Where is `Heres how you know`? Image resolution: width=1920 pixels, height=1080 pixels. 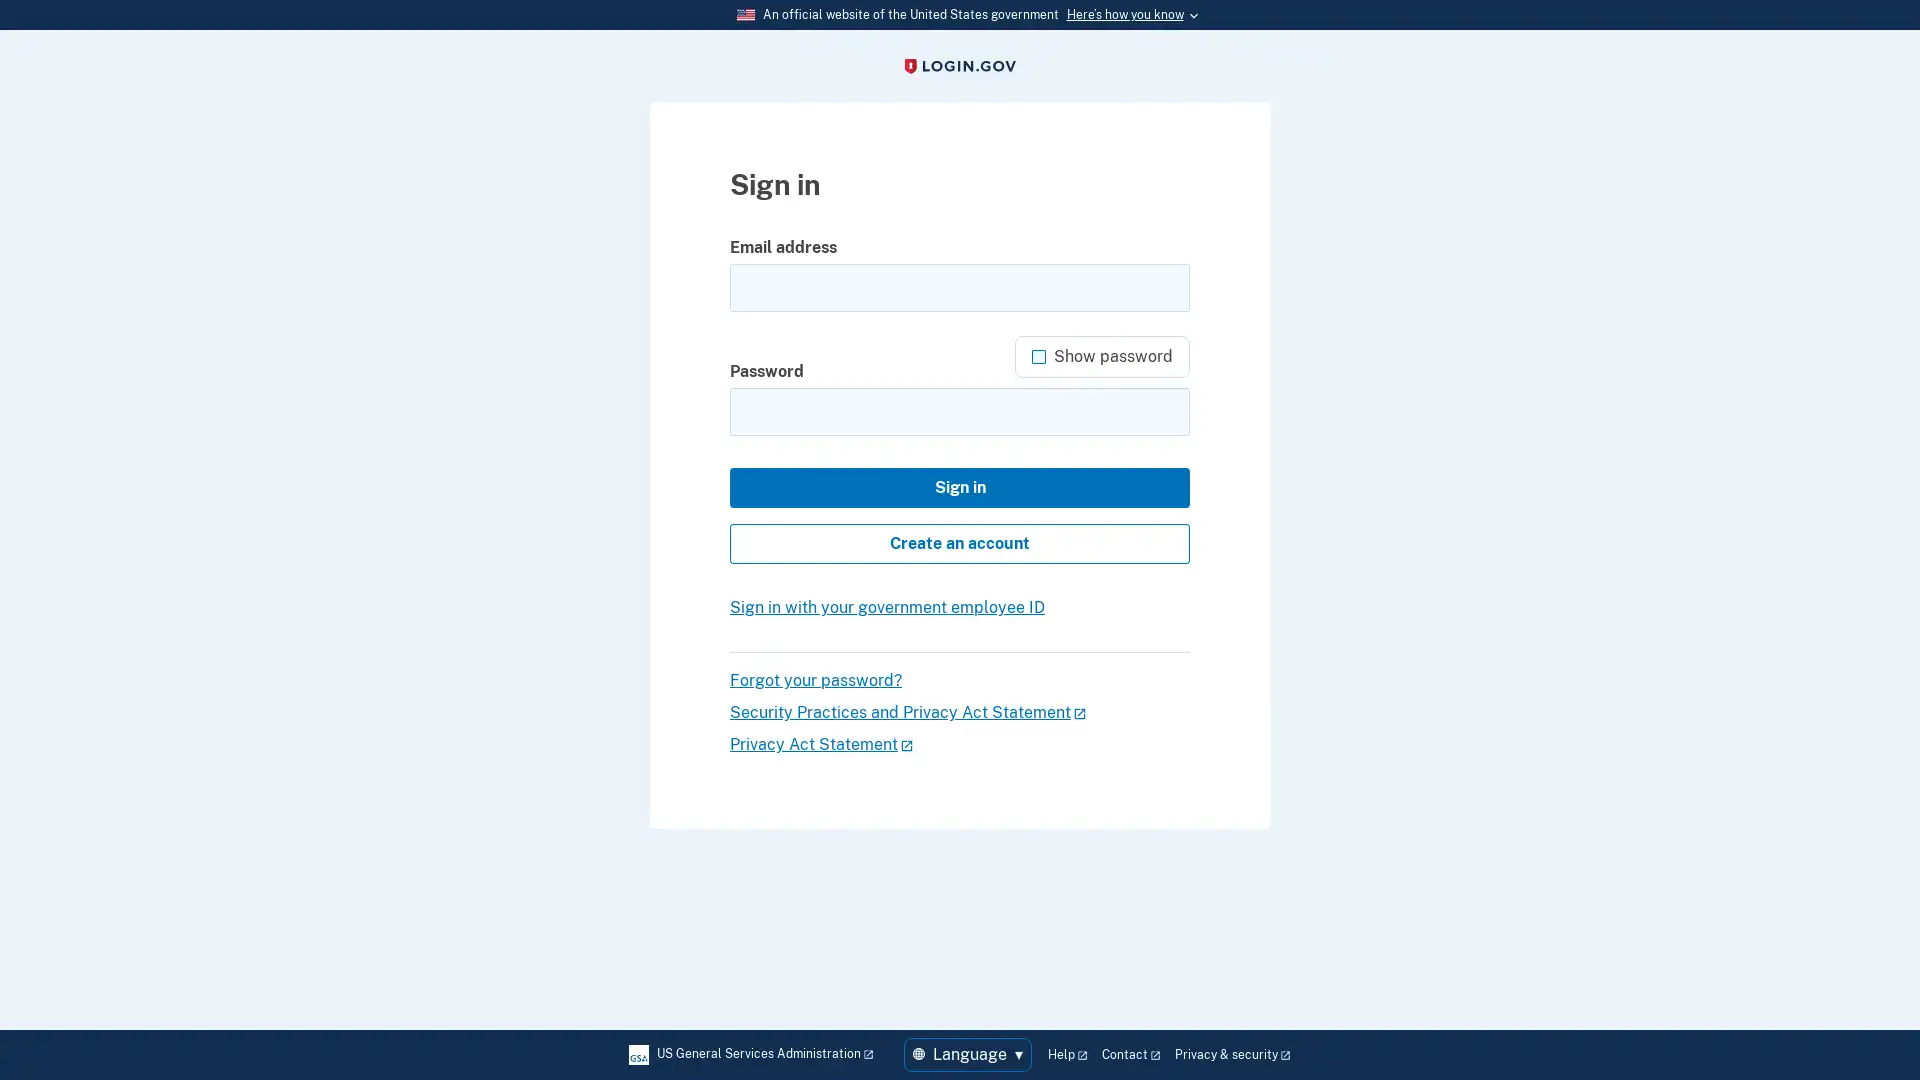 Heres how you know is located at coordinates (1124, 15).